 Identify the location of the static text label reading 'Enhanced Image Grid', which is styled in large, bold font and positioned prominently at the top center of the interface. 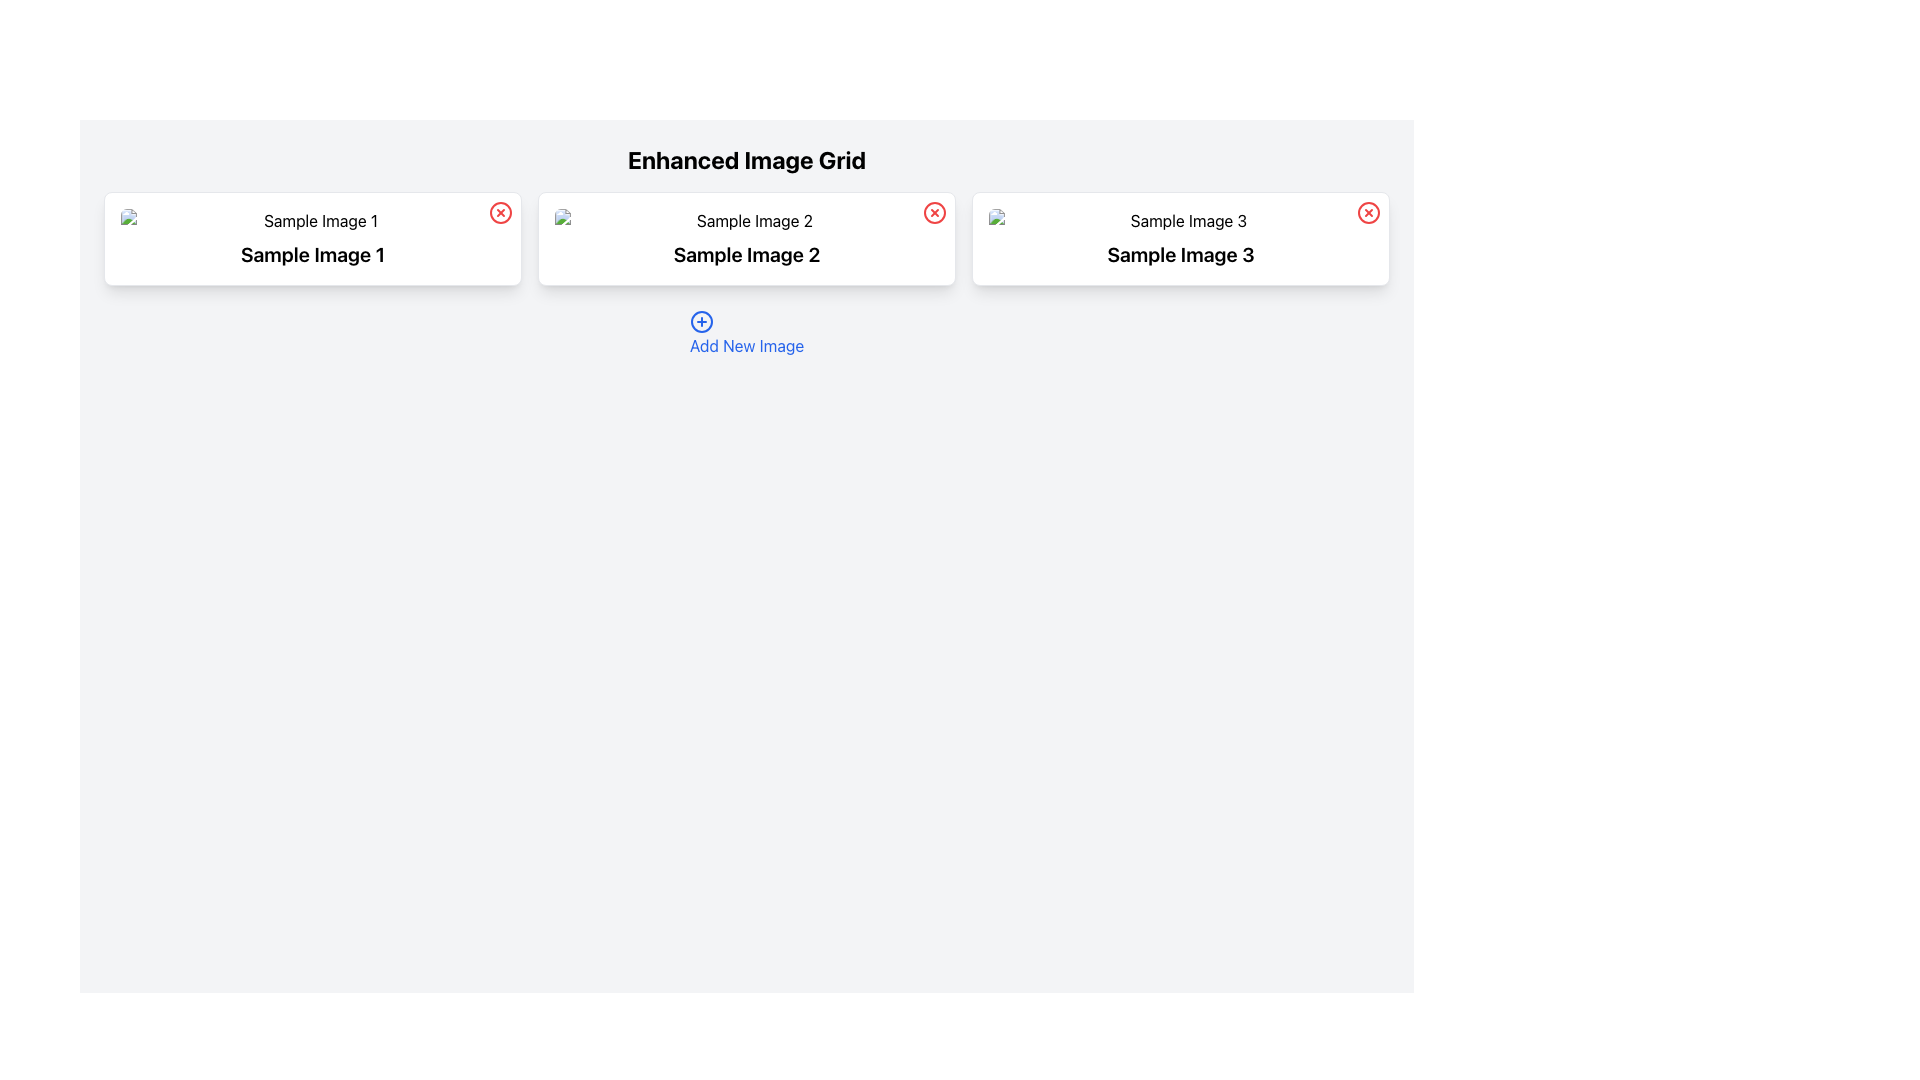
(746, 158).